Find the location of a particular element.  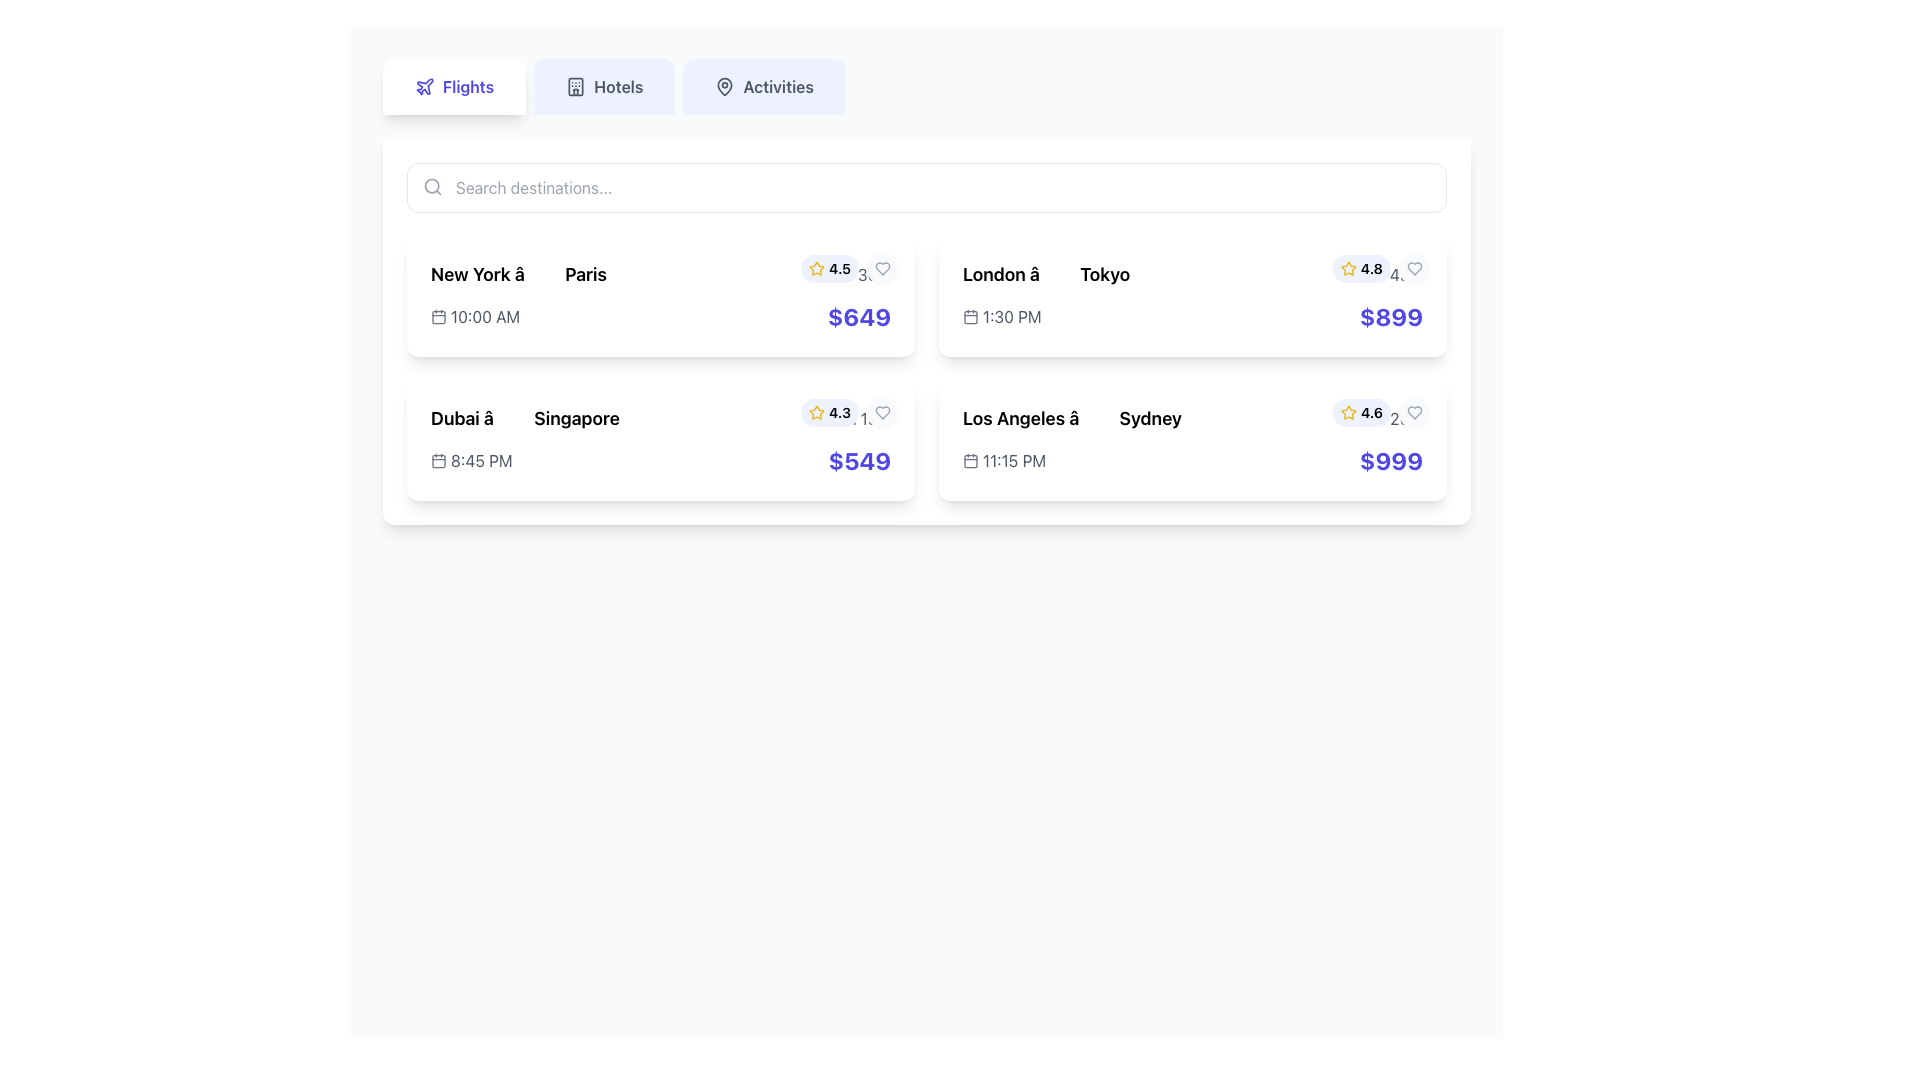

the Rating display element located in the bottom-right corner of the 'Los Angeles to Sydney' flight option card, which shows the flight's quality rating is located at coordinates (1361, 411).